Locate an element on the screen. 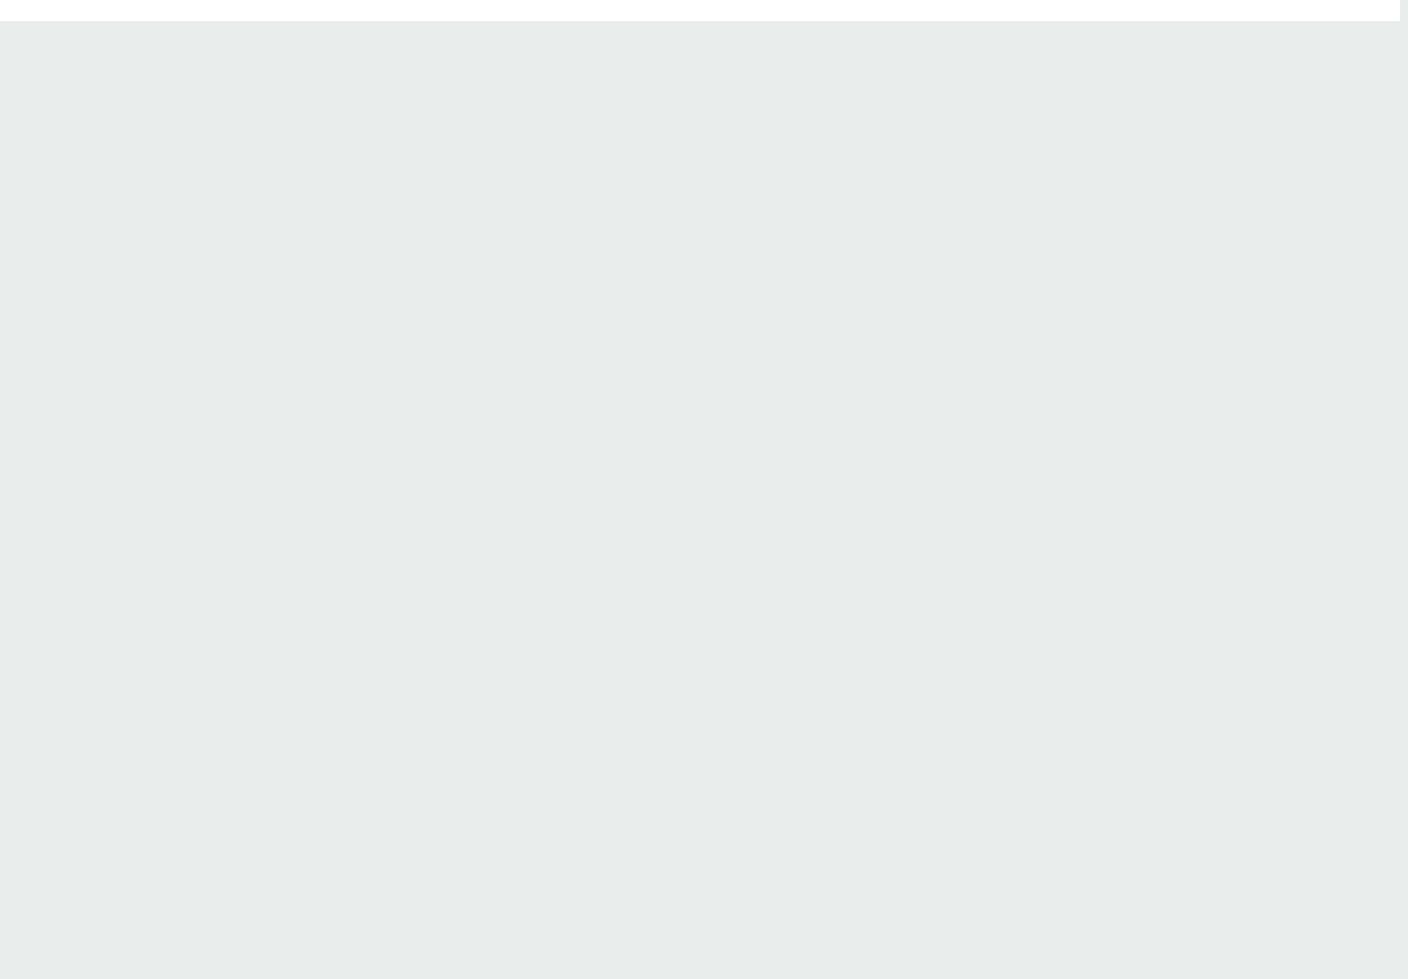 This screenshot has height=979, width=1408. 'Awakening' is located at coordinates (116, 362).